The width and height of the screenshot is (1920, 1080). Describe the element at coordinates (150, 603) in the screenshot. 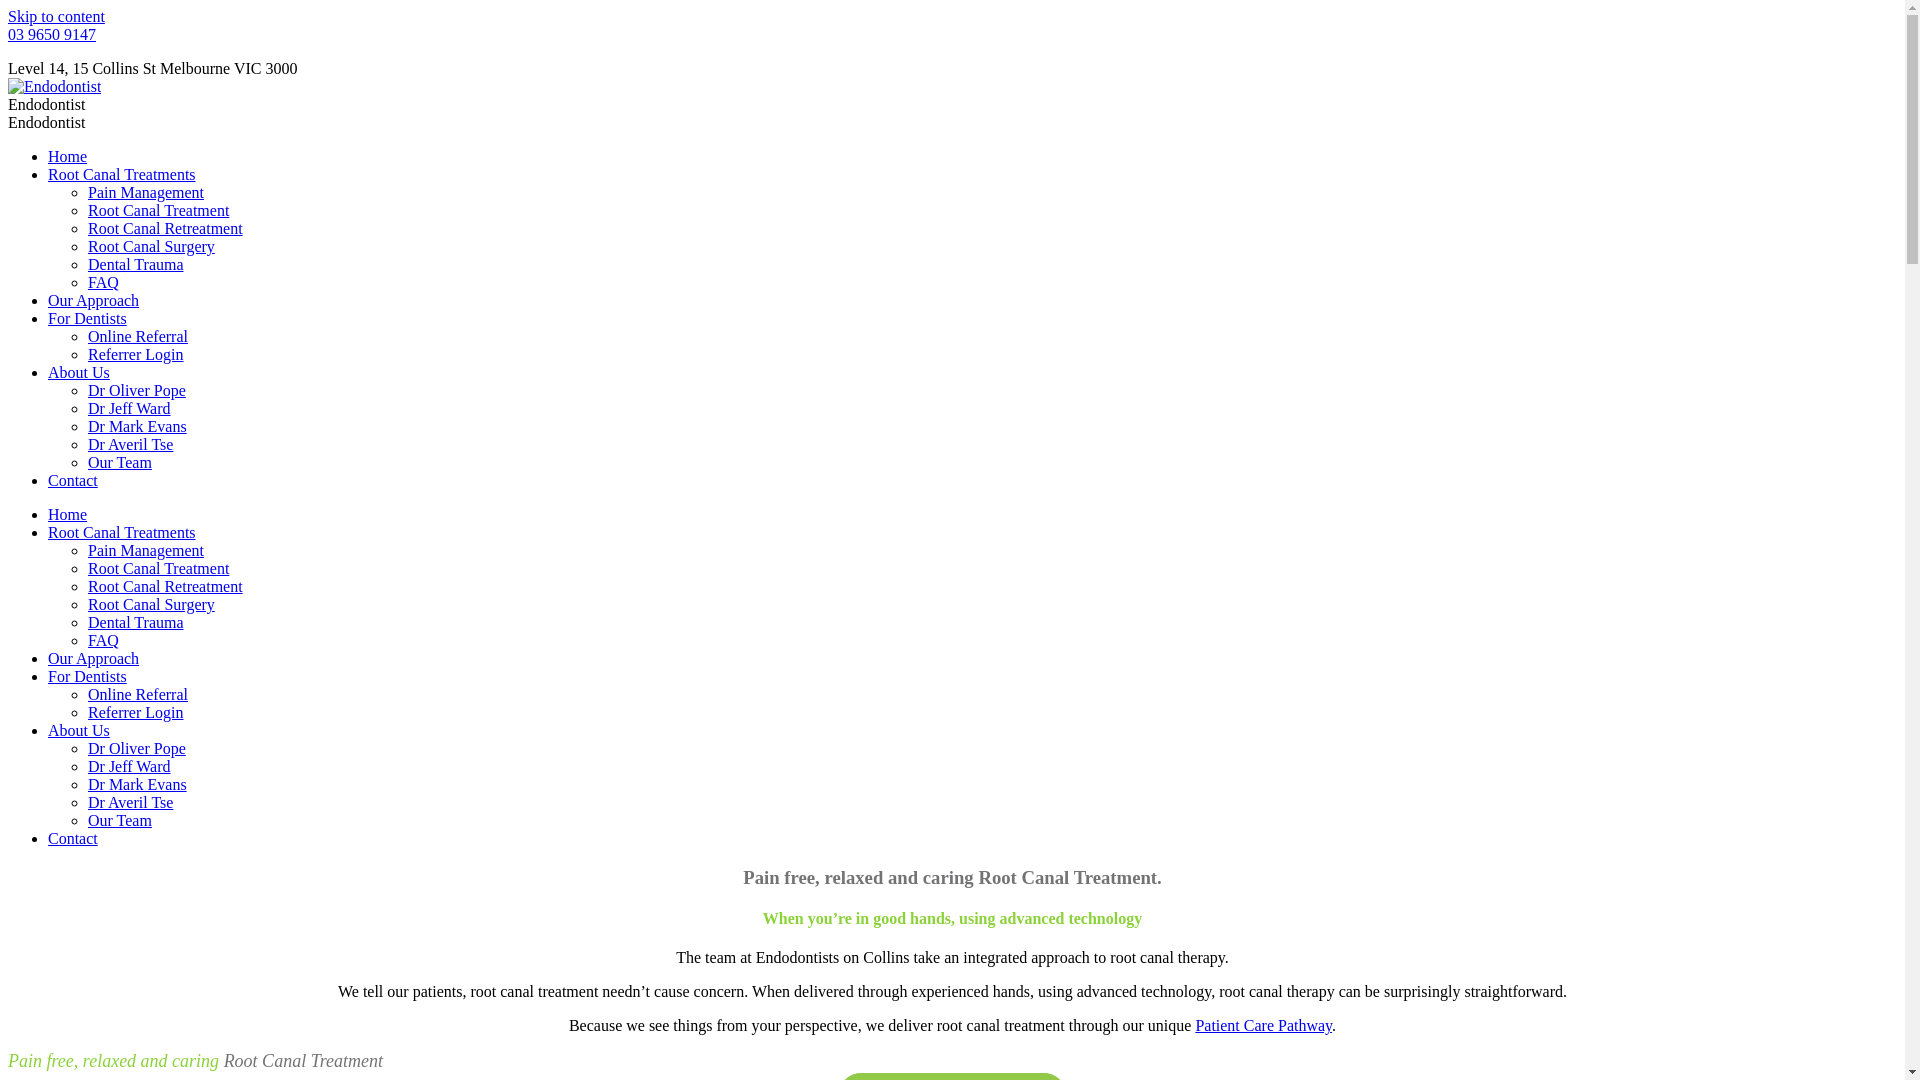

I see `'Root Canal Surgery'` at that location.